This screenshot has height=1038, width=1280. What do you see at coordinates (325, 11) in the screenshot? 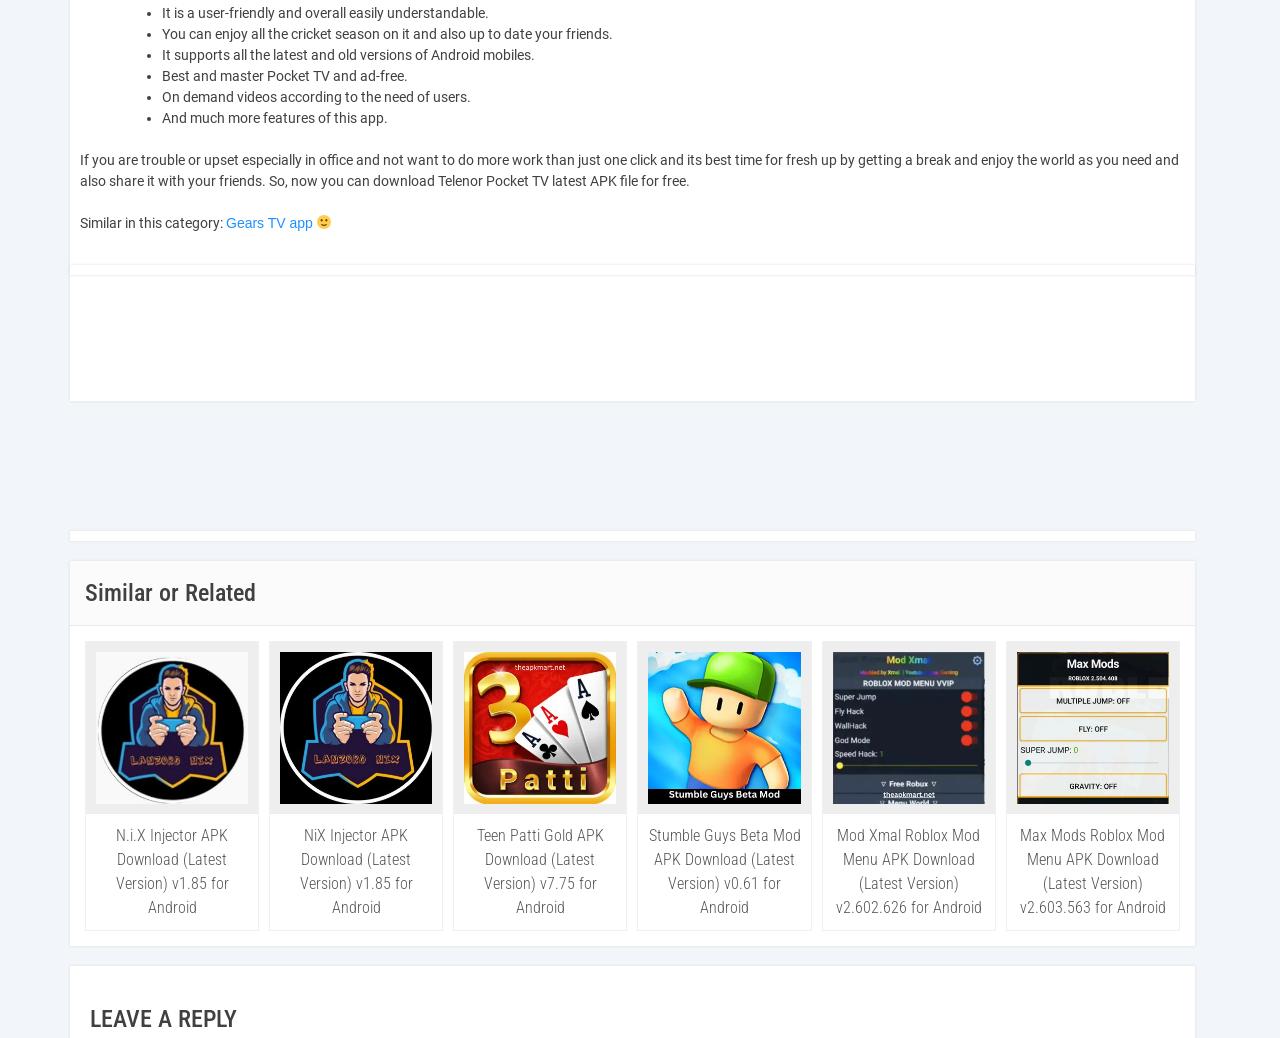
I see `'It is a user-friendly and overall easily understandable.'` at bounding box center [325, 11].